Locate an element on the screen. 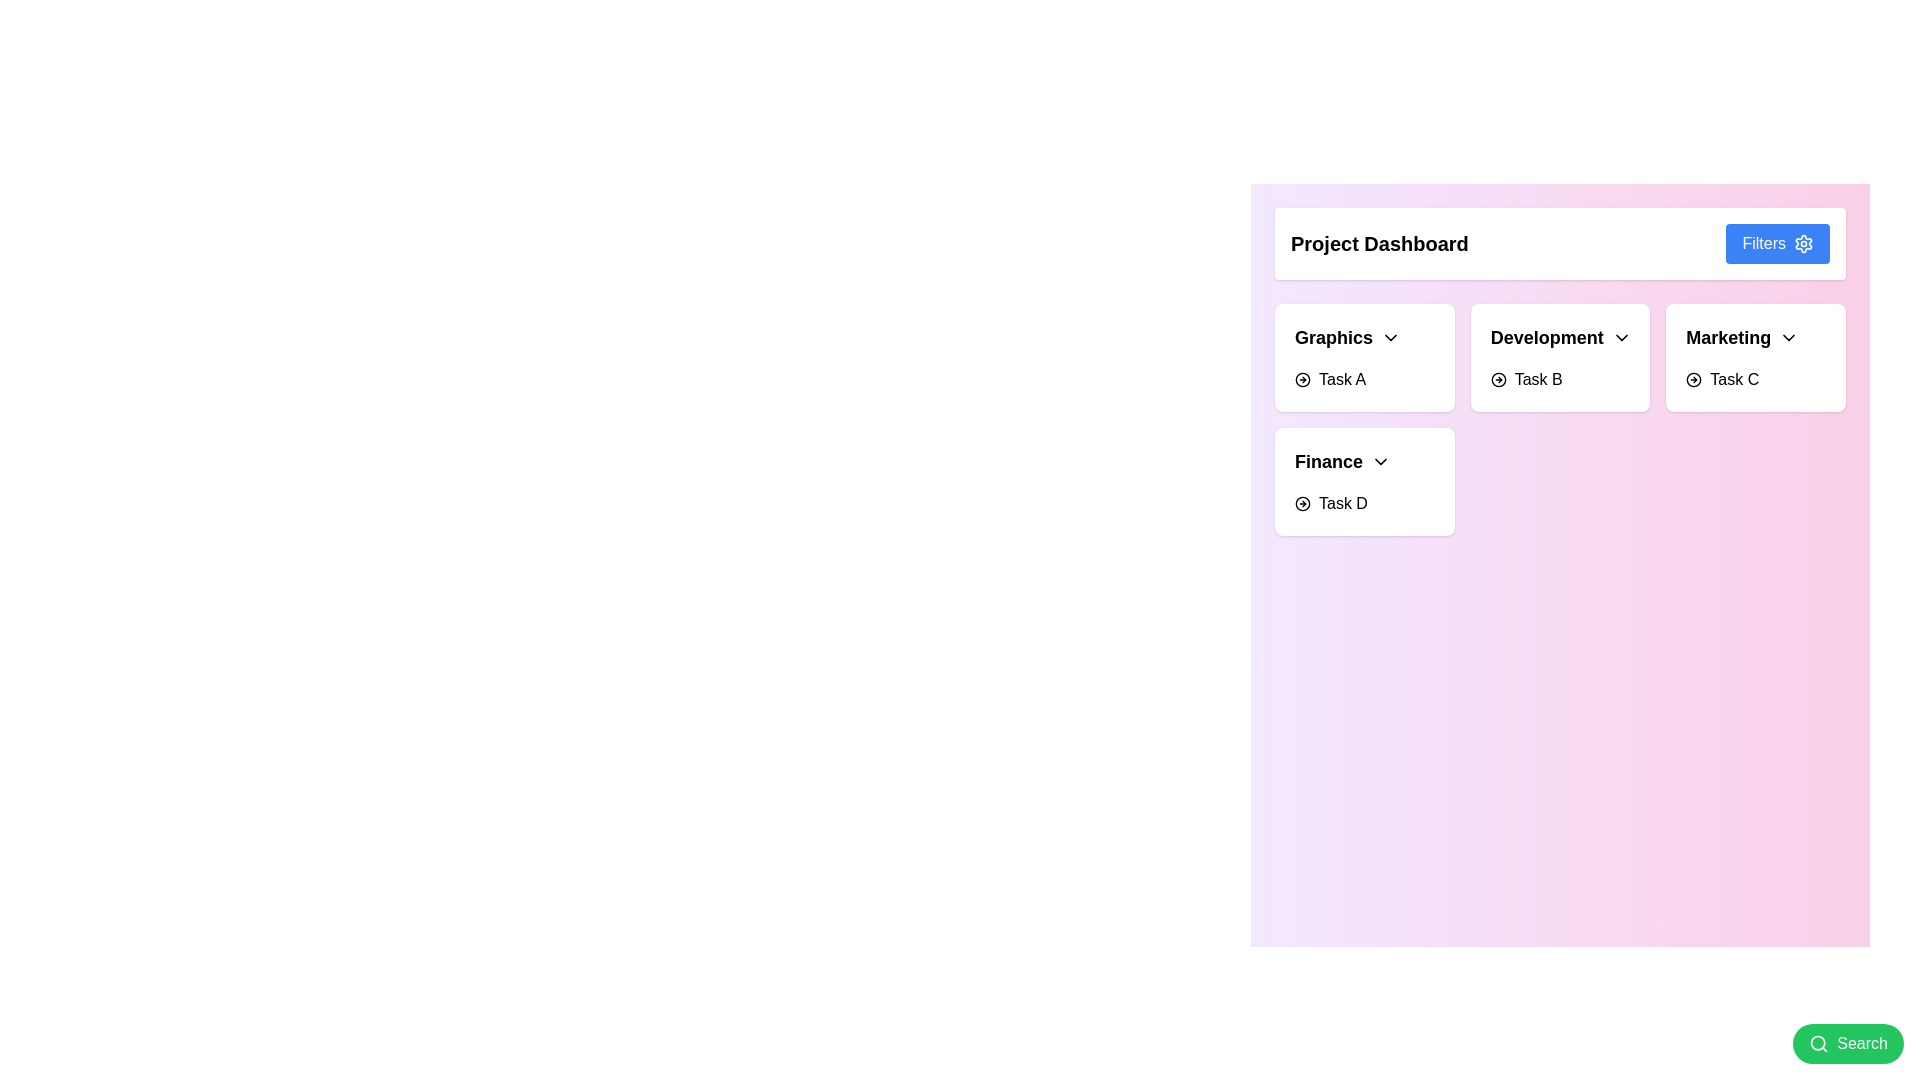 The width and height of the screenshot is (1920, 1080). the first clickable list item representing Task A within the Graphics card for additional options is located at coordinates (1330, 380).